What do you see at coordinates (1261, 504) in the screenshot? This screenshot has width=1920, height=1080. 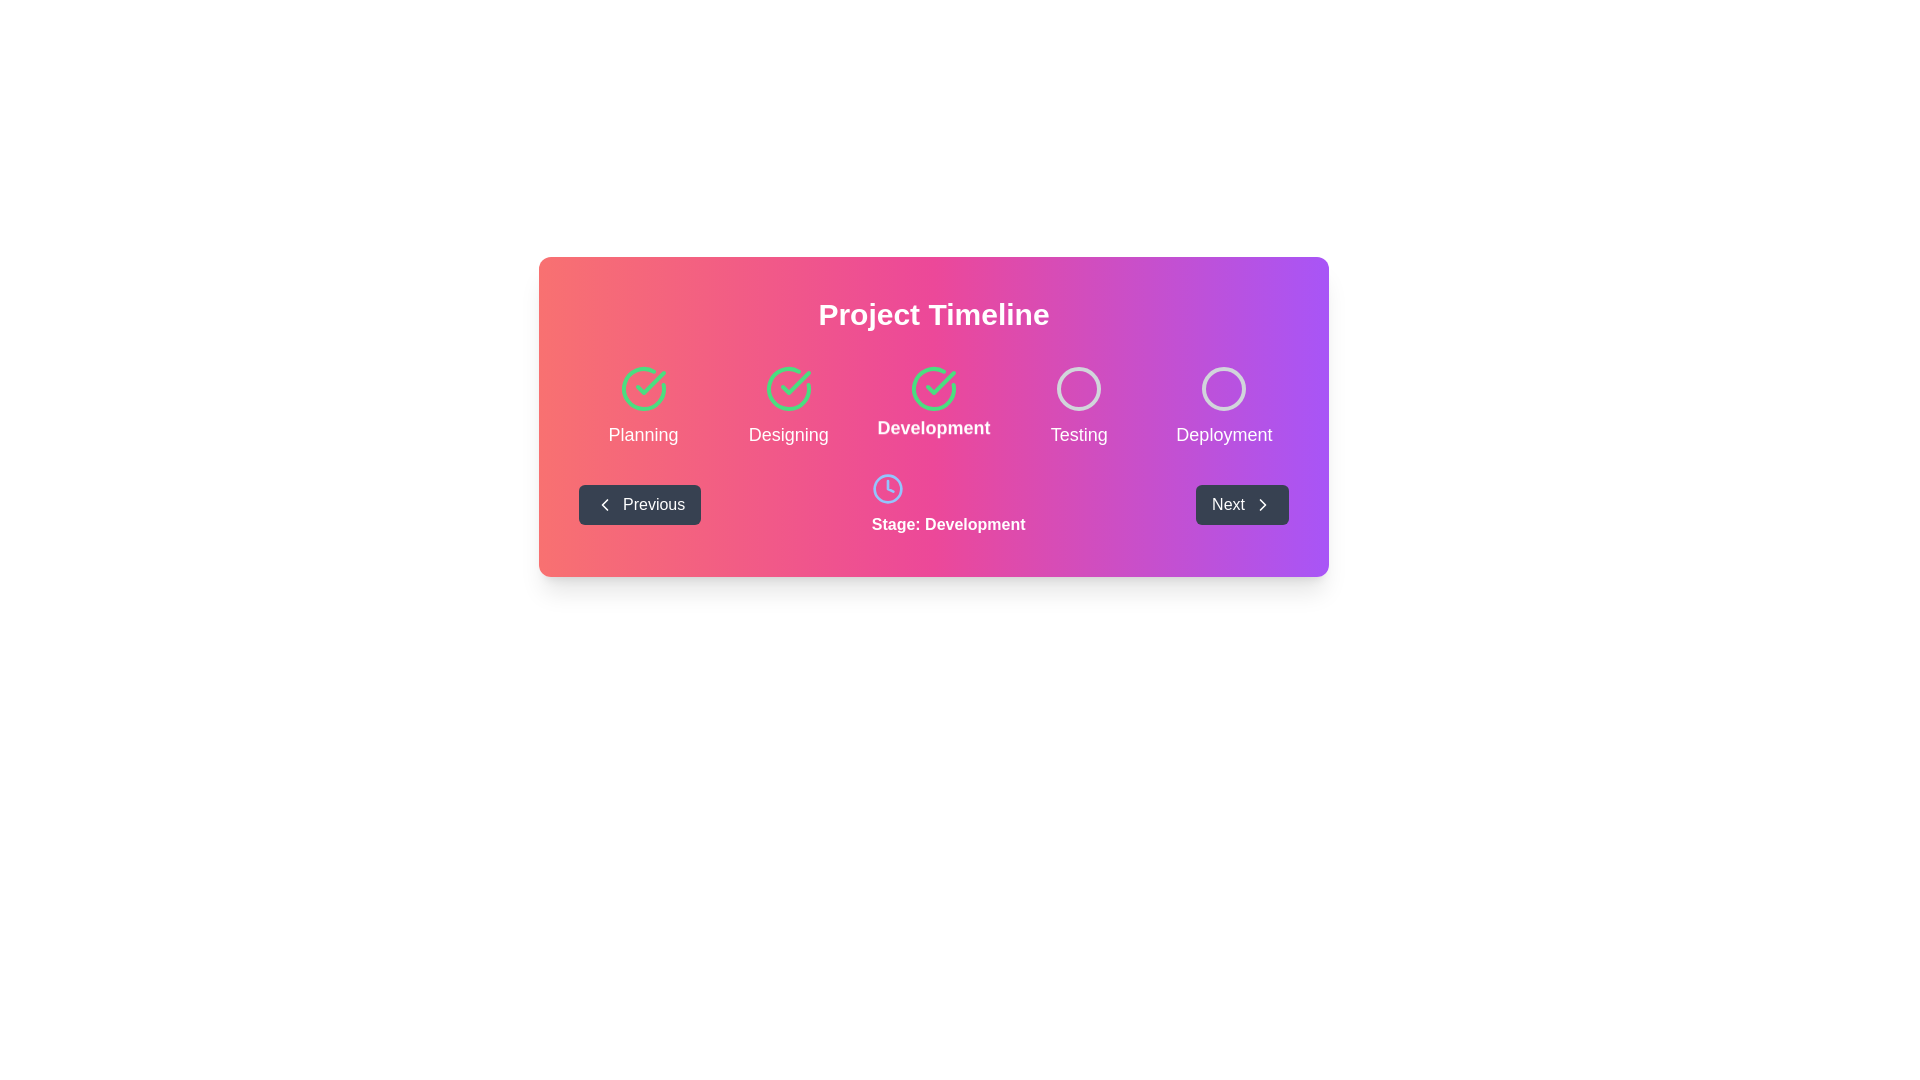 I see `the chevron icon indicating the 'Next' button functionality, which is positioned` at bounding box center [1261, 504].